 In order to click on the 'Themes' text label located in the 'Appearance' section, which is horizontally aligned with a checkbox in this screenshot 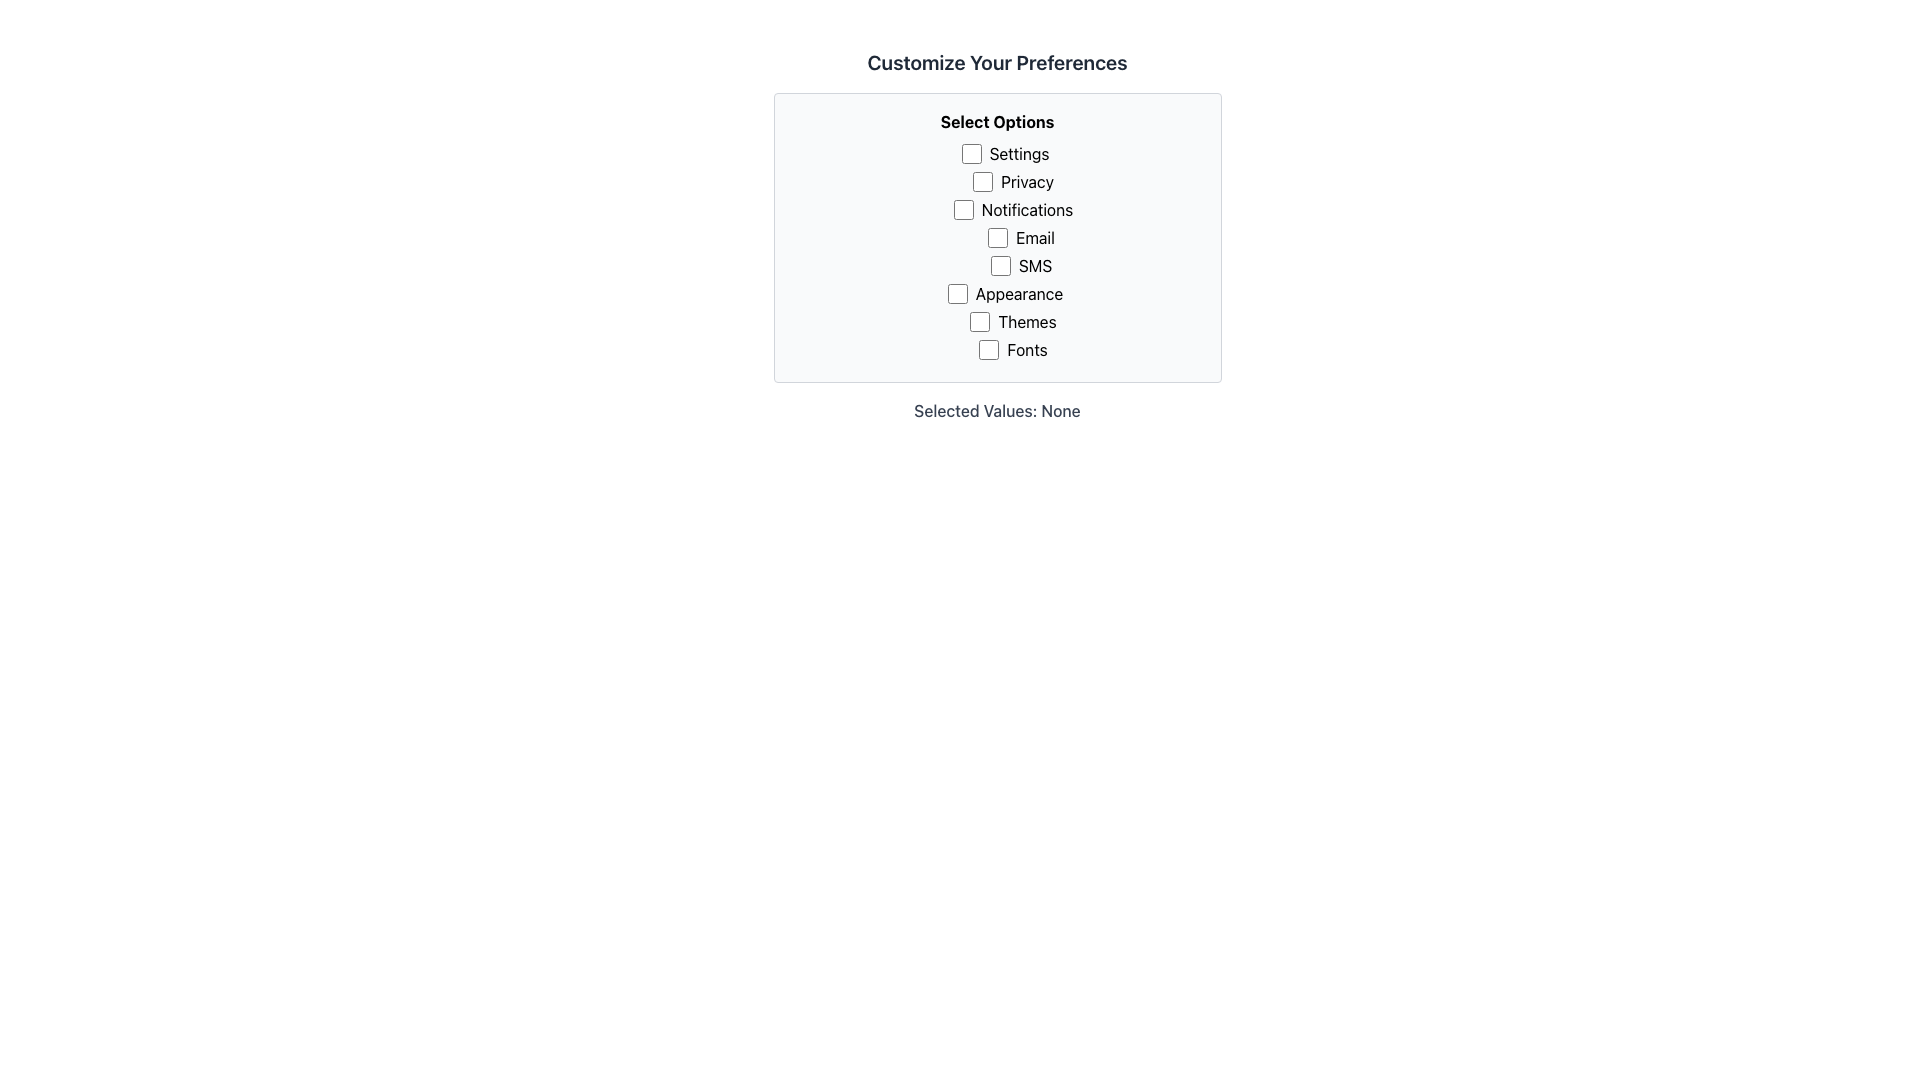, I will do `click(1013, 320)`.